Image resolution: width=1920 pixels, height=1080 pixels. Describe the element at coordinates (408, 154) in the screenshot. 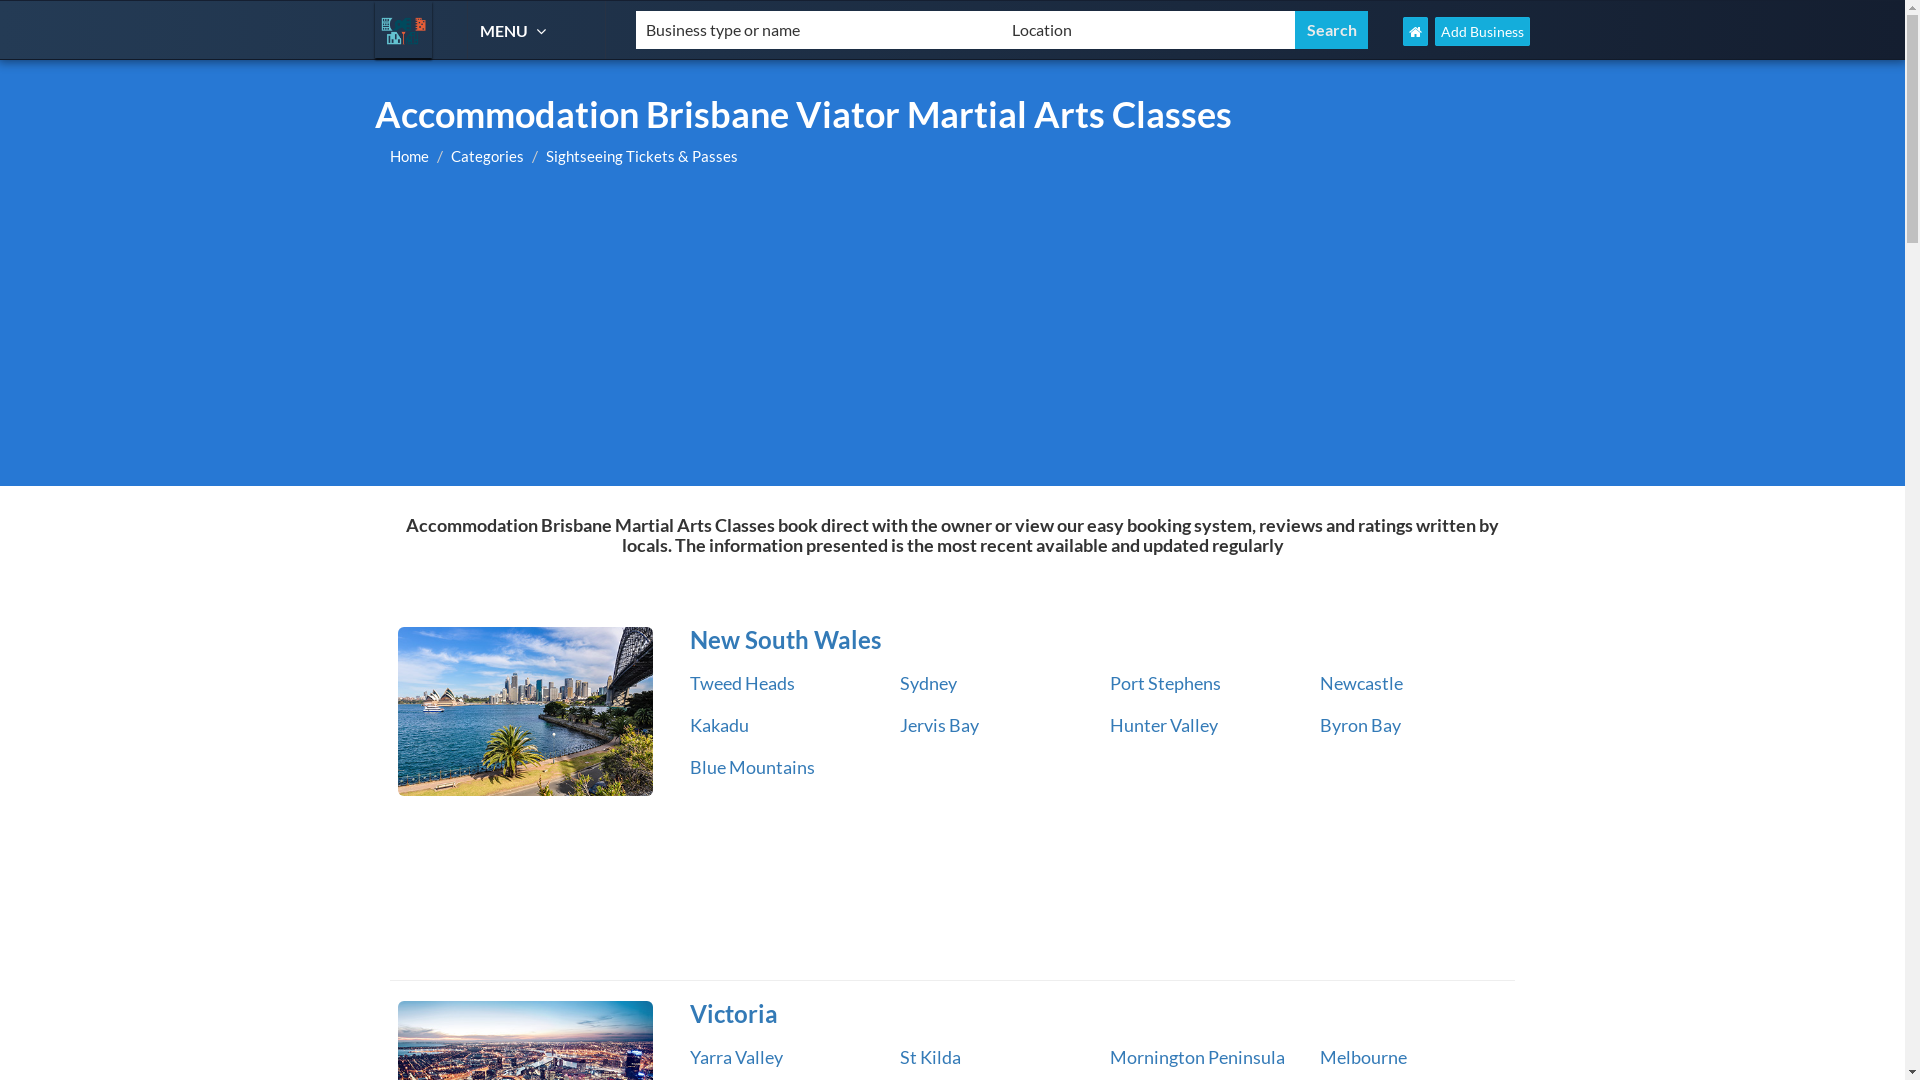

I see `'Home'` at that location.